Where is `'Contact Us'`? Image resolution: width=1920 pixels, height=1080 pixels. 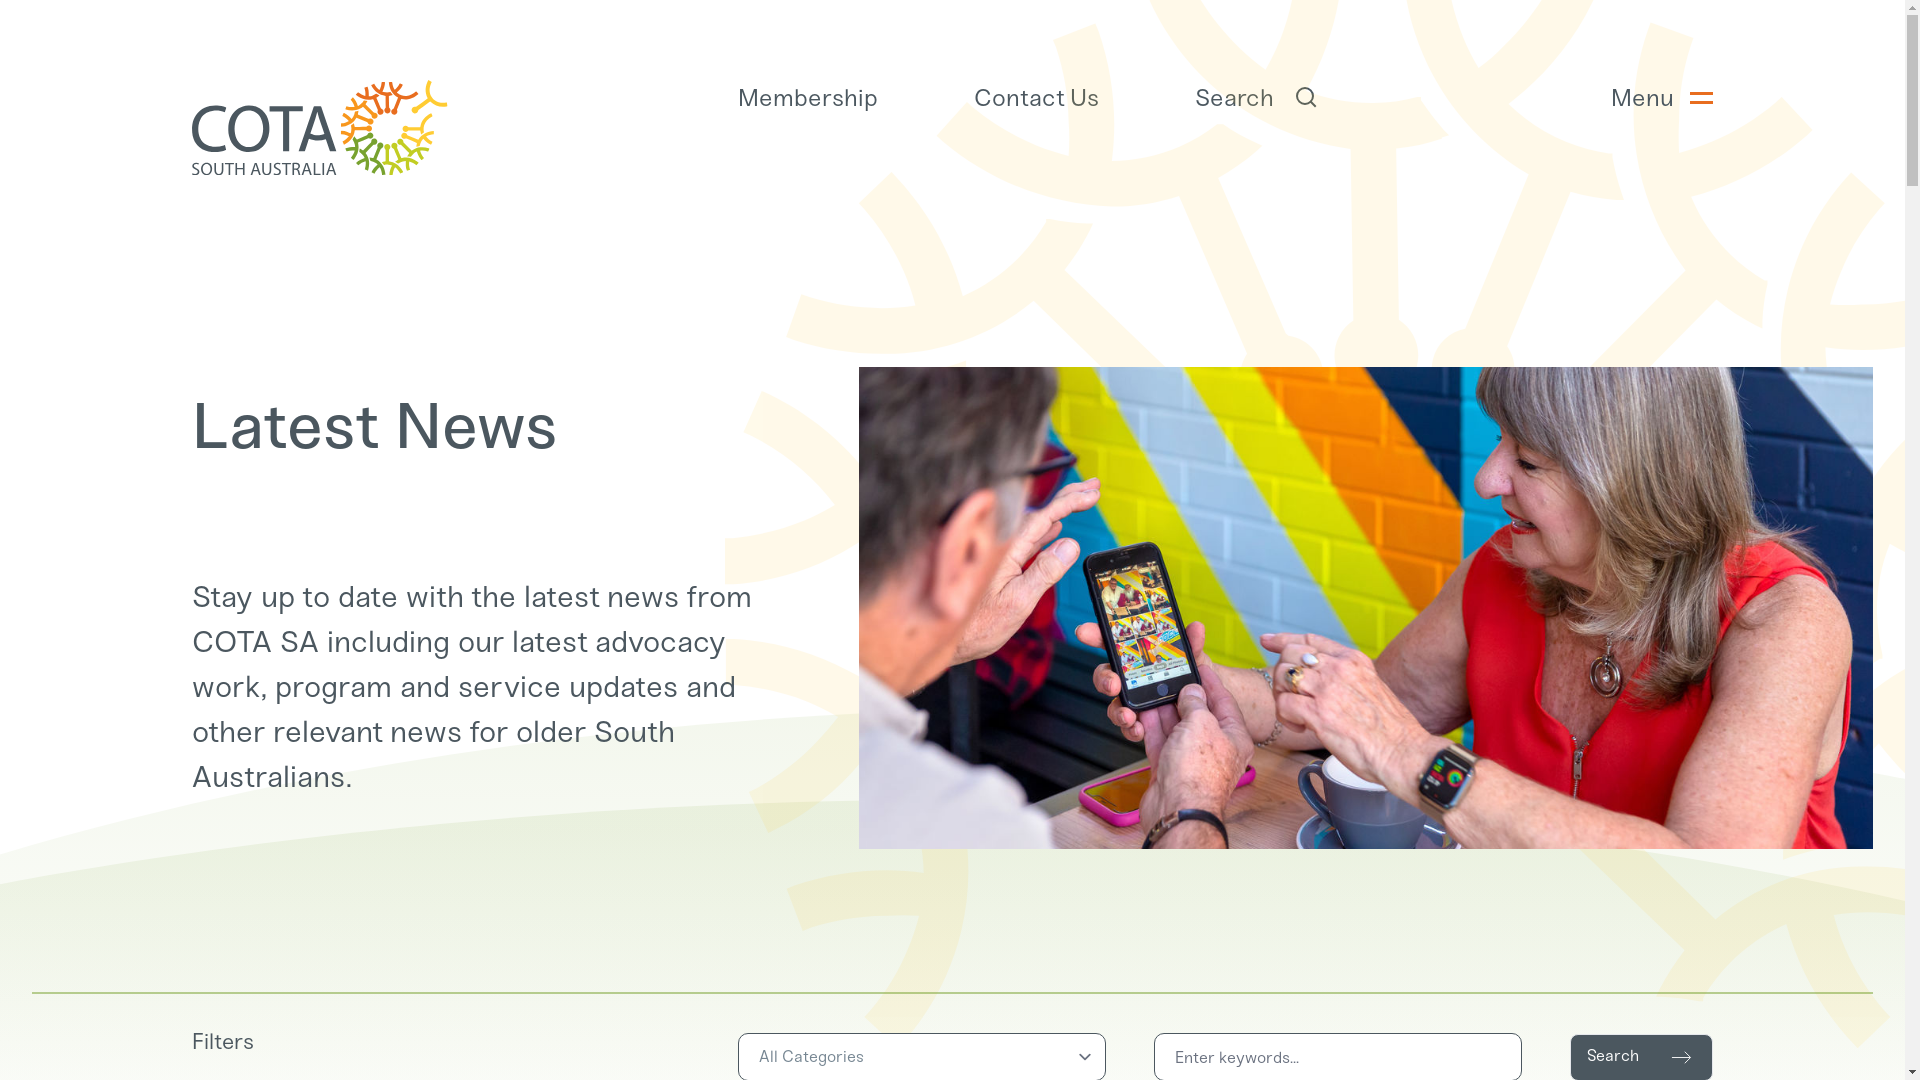 'Contact Us' is located at coordinates (974, 97).